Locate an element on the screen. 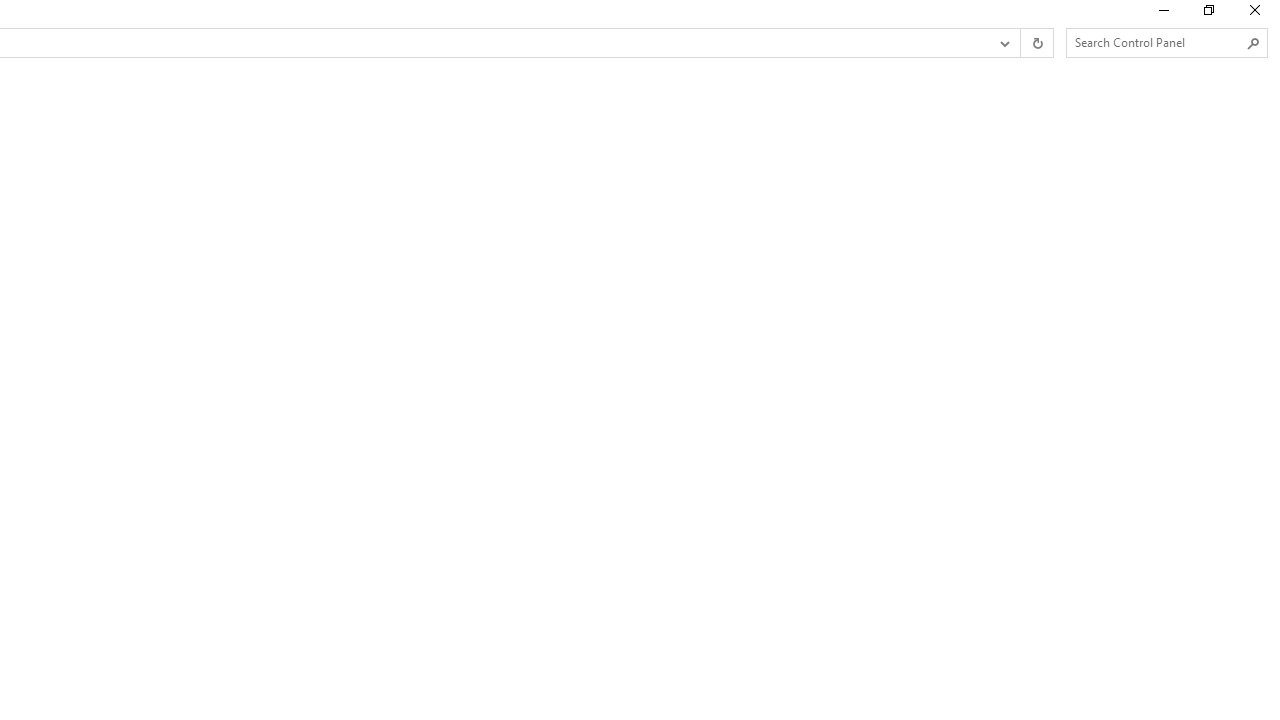  'Refresh "Network and Internet" (F5)' is located at coordinates (1036, 43).